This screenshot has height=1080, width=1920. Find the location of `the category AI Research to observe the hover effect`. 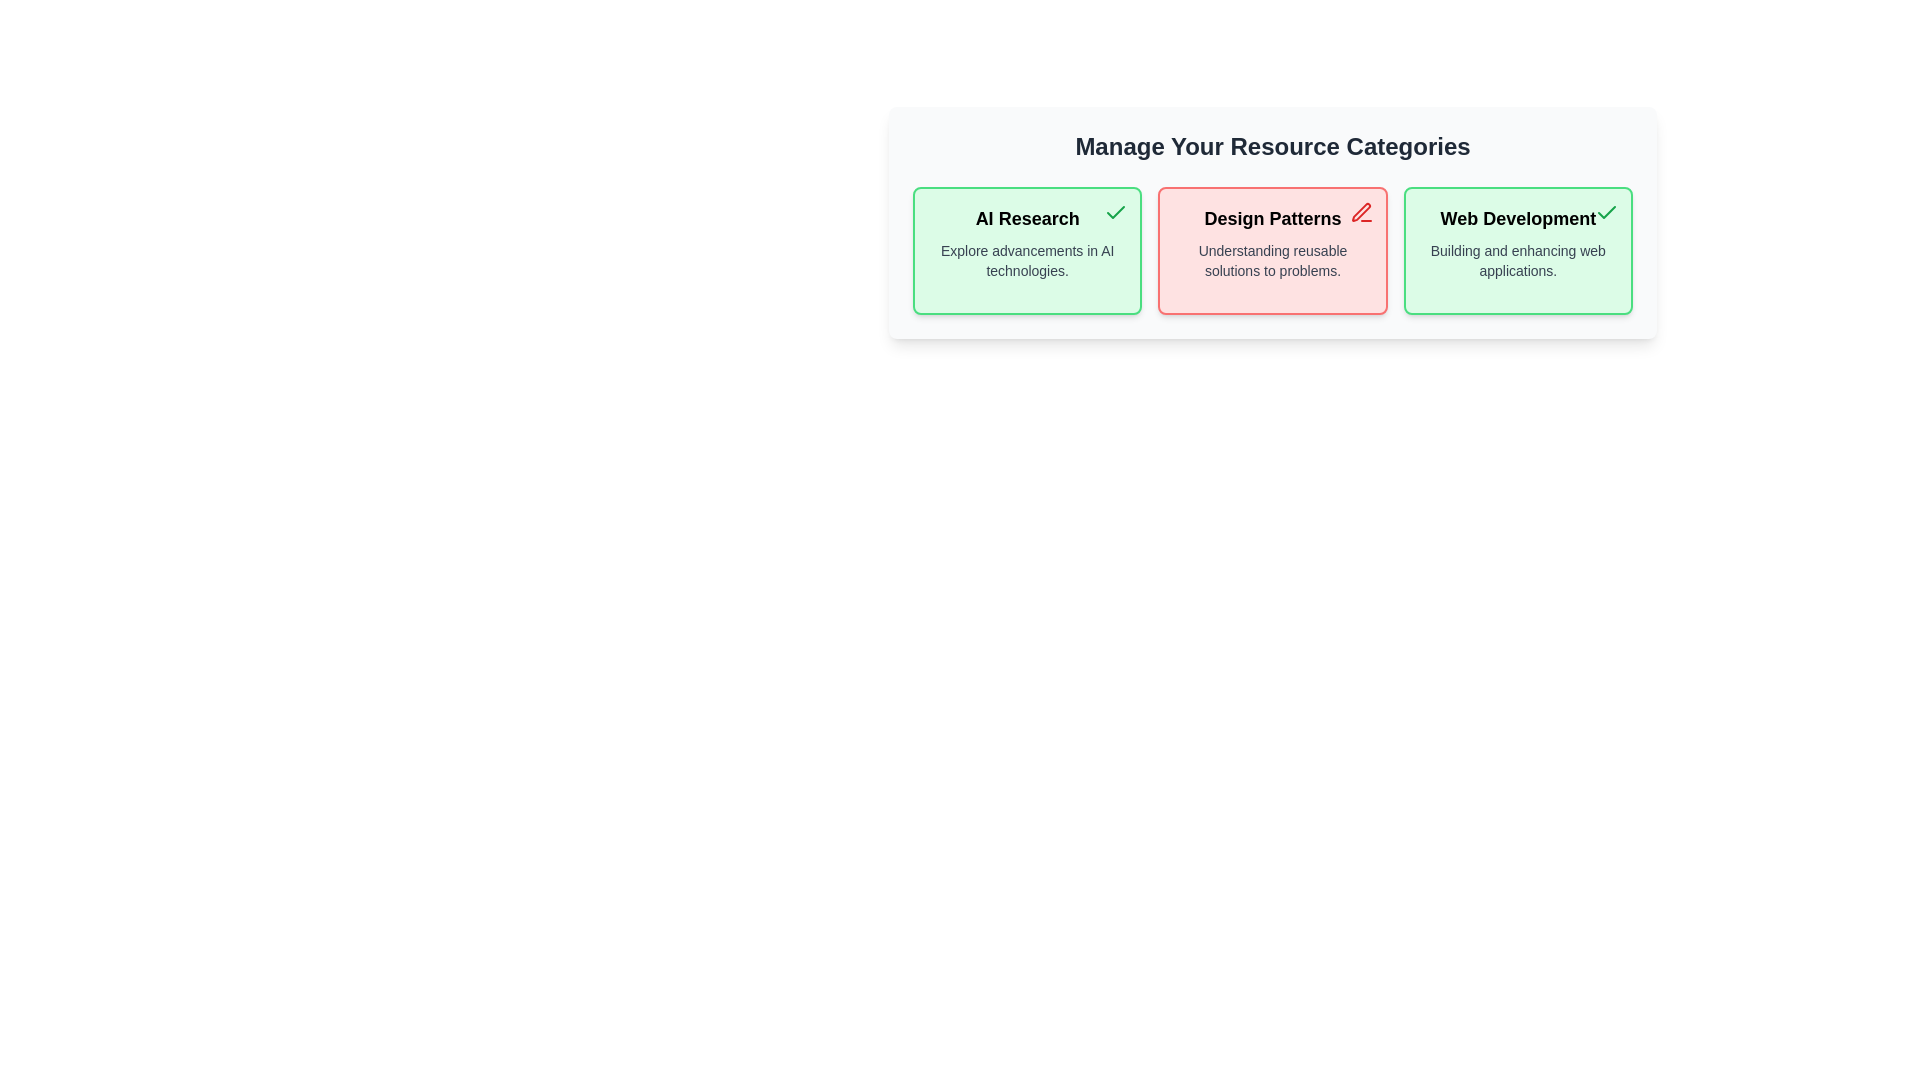

the category AI Research to observe the hover effect is located at coordinates (1027, 249).